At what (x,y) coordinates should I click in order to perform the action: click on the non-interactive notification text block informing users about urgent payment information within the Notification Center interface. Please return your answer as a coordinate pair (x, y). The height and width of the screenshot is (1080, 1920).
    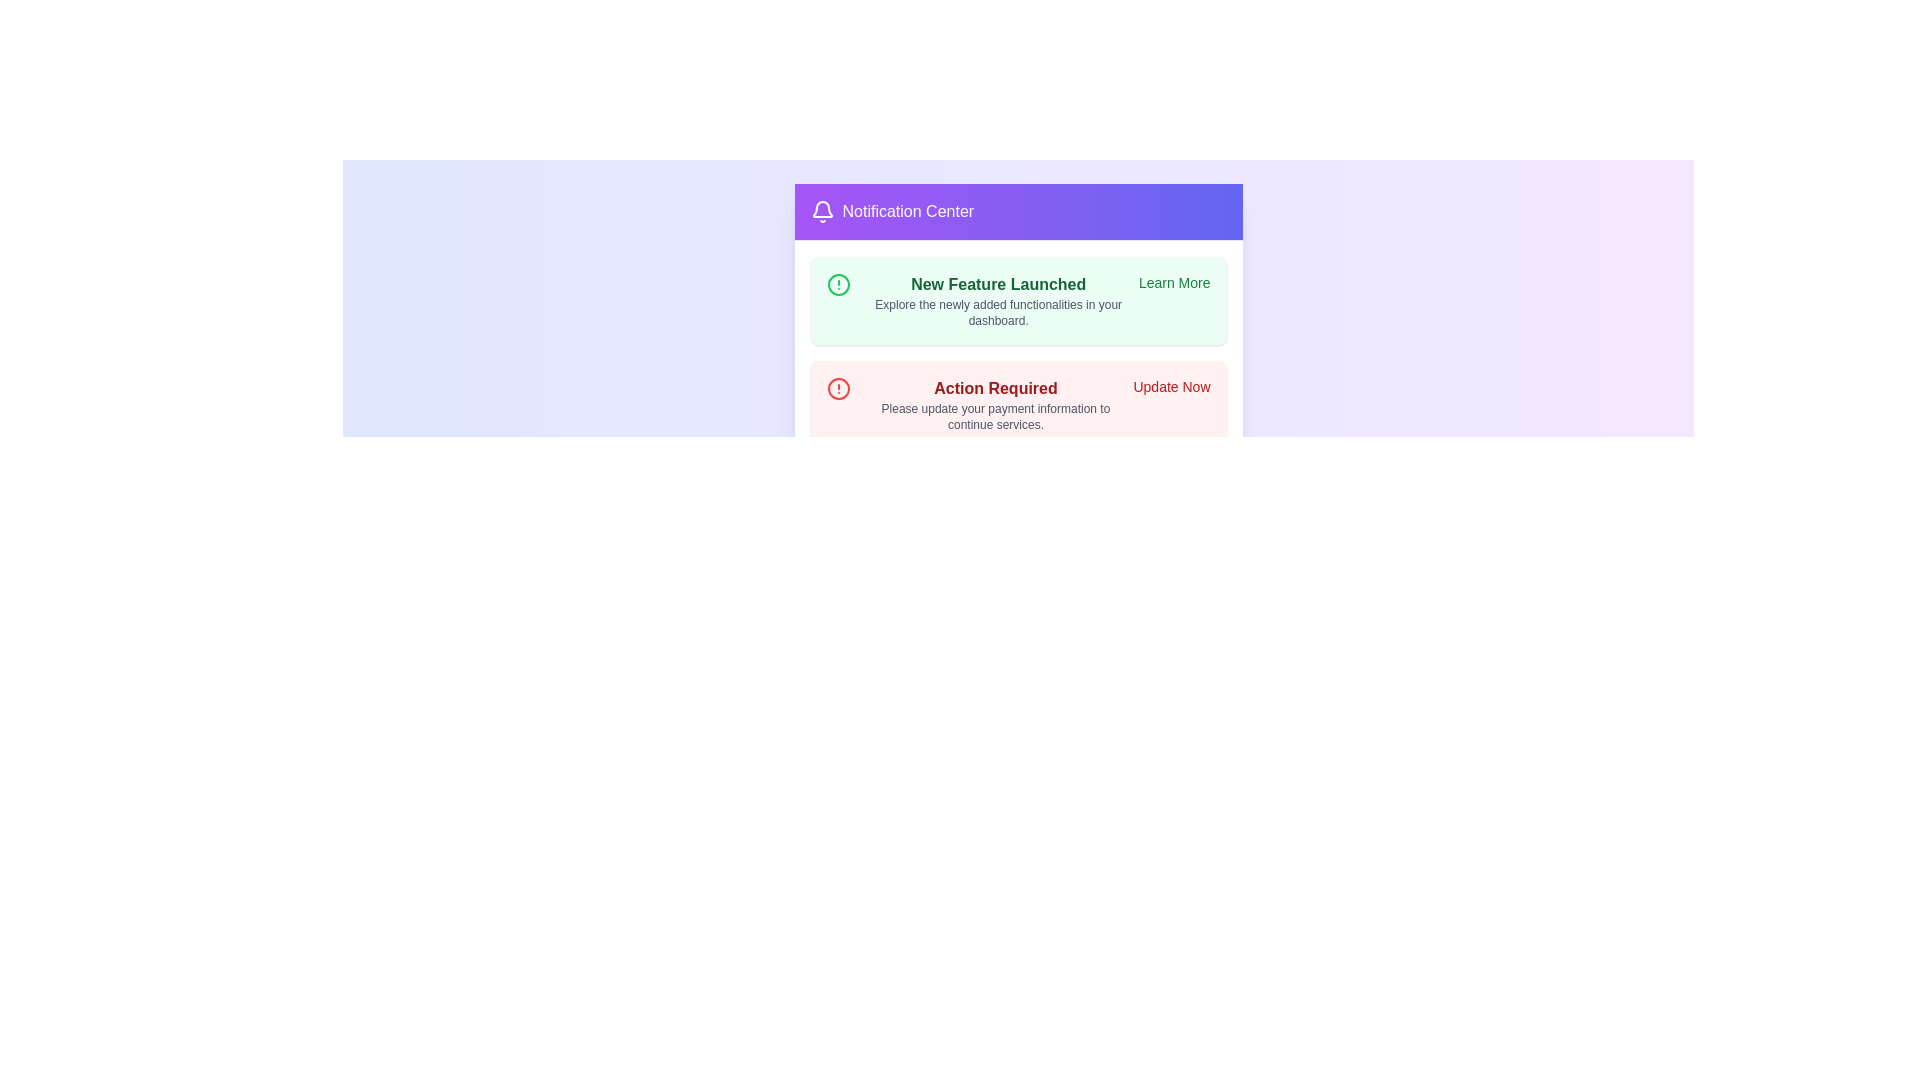
    Looking at the image, I should click on (995, 405).